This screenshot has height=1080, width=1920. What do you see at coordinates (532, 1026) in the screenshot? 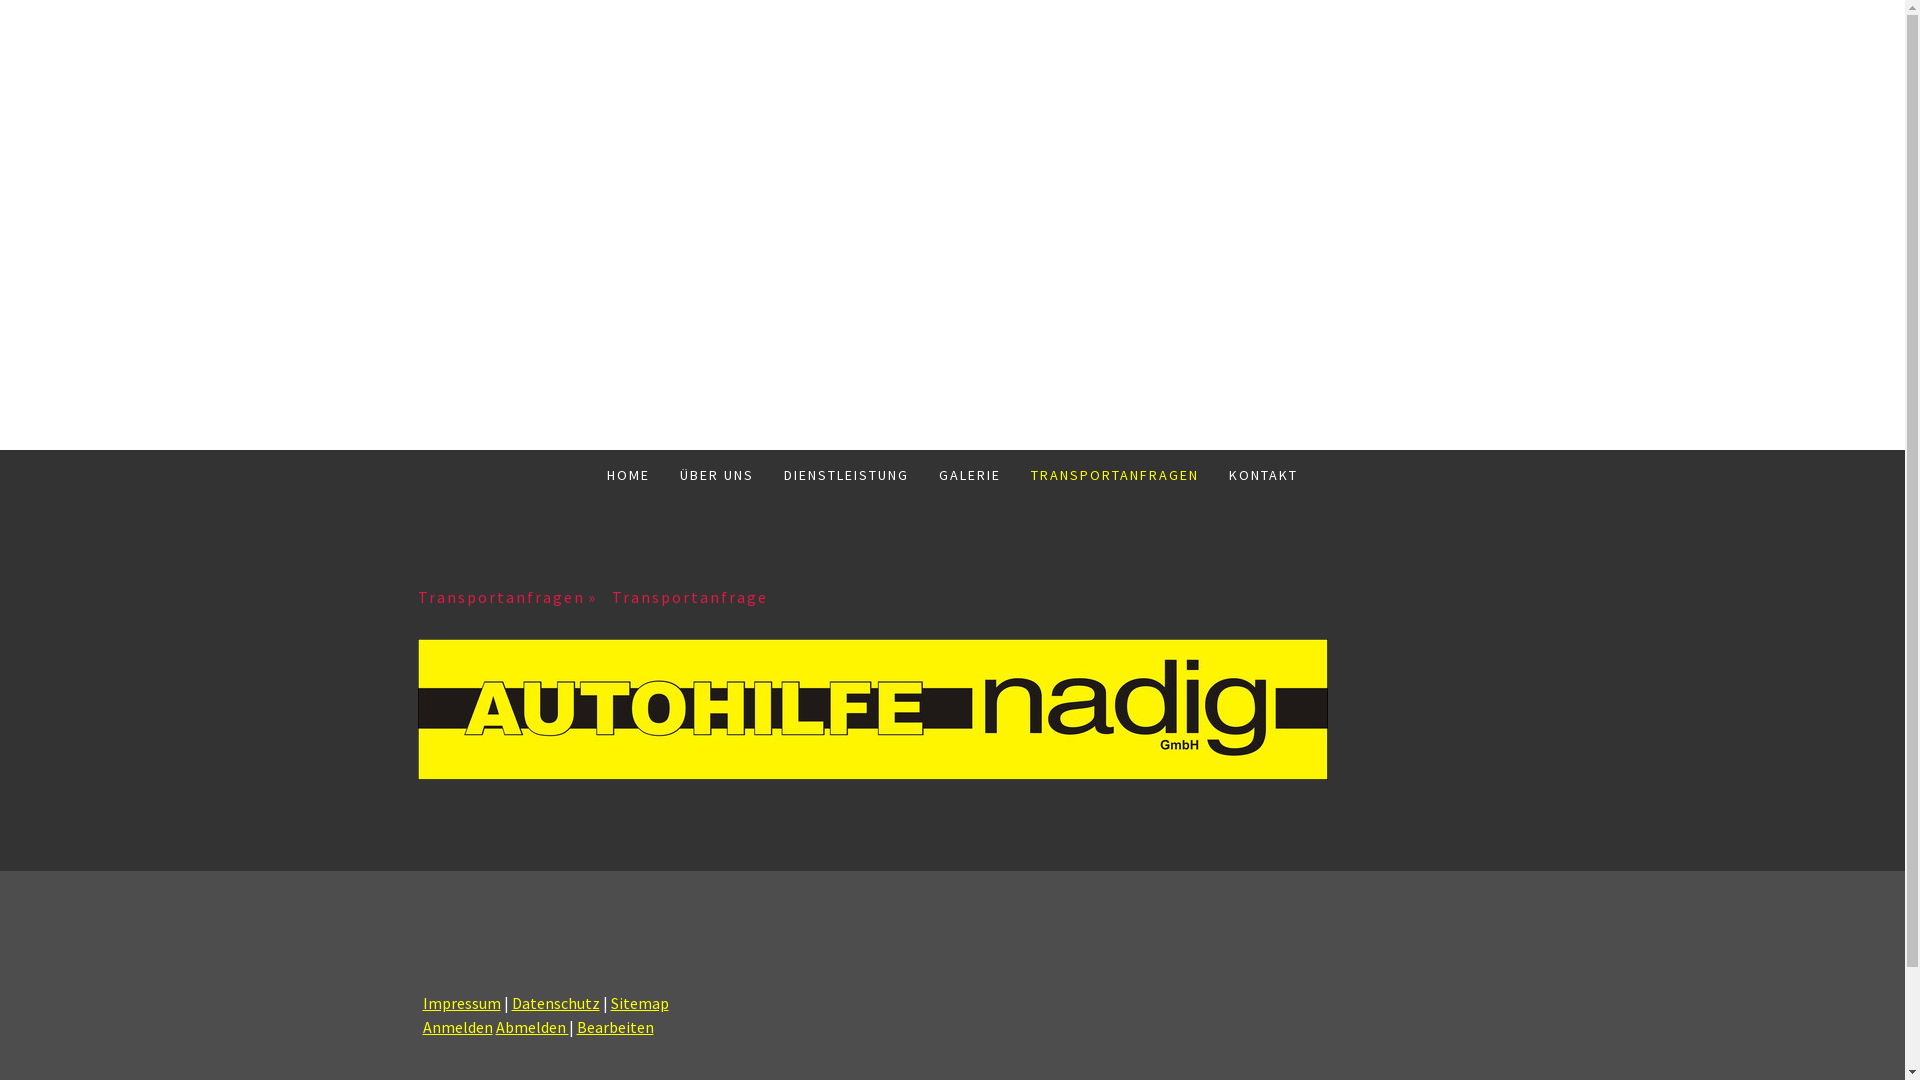
I see `'Abmelden'` at bounding box center [532, 1026].